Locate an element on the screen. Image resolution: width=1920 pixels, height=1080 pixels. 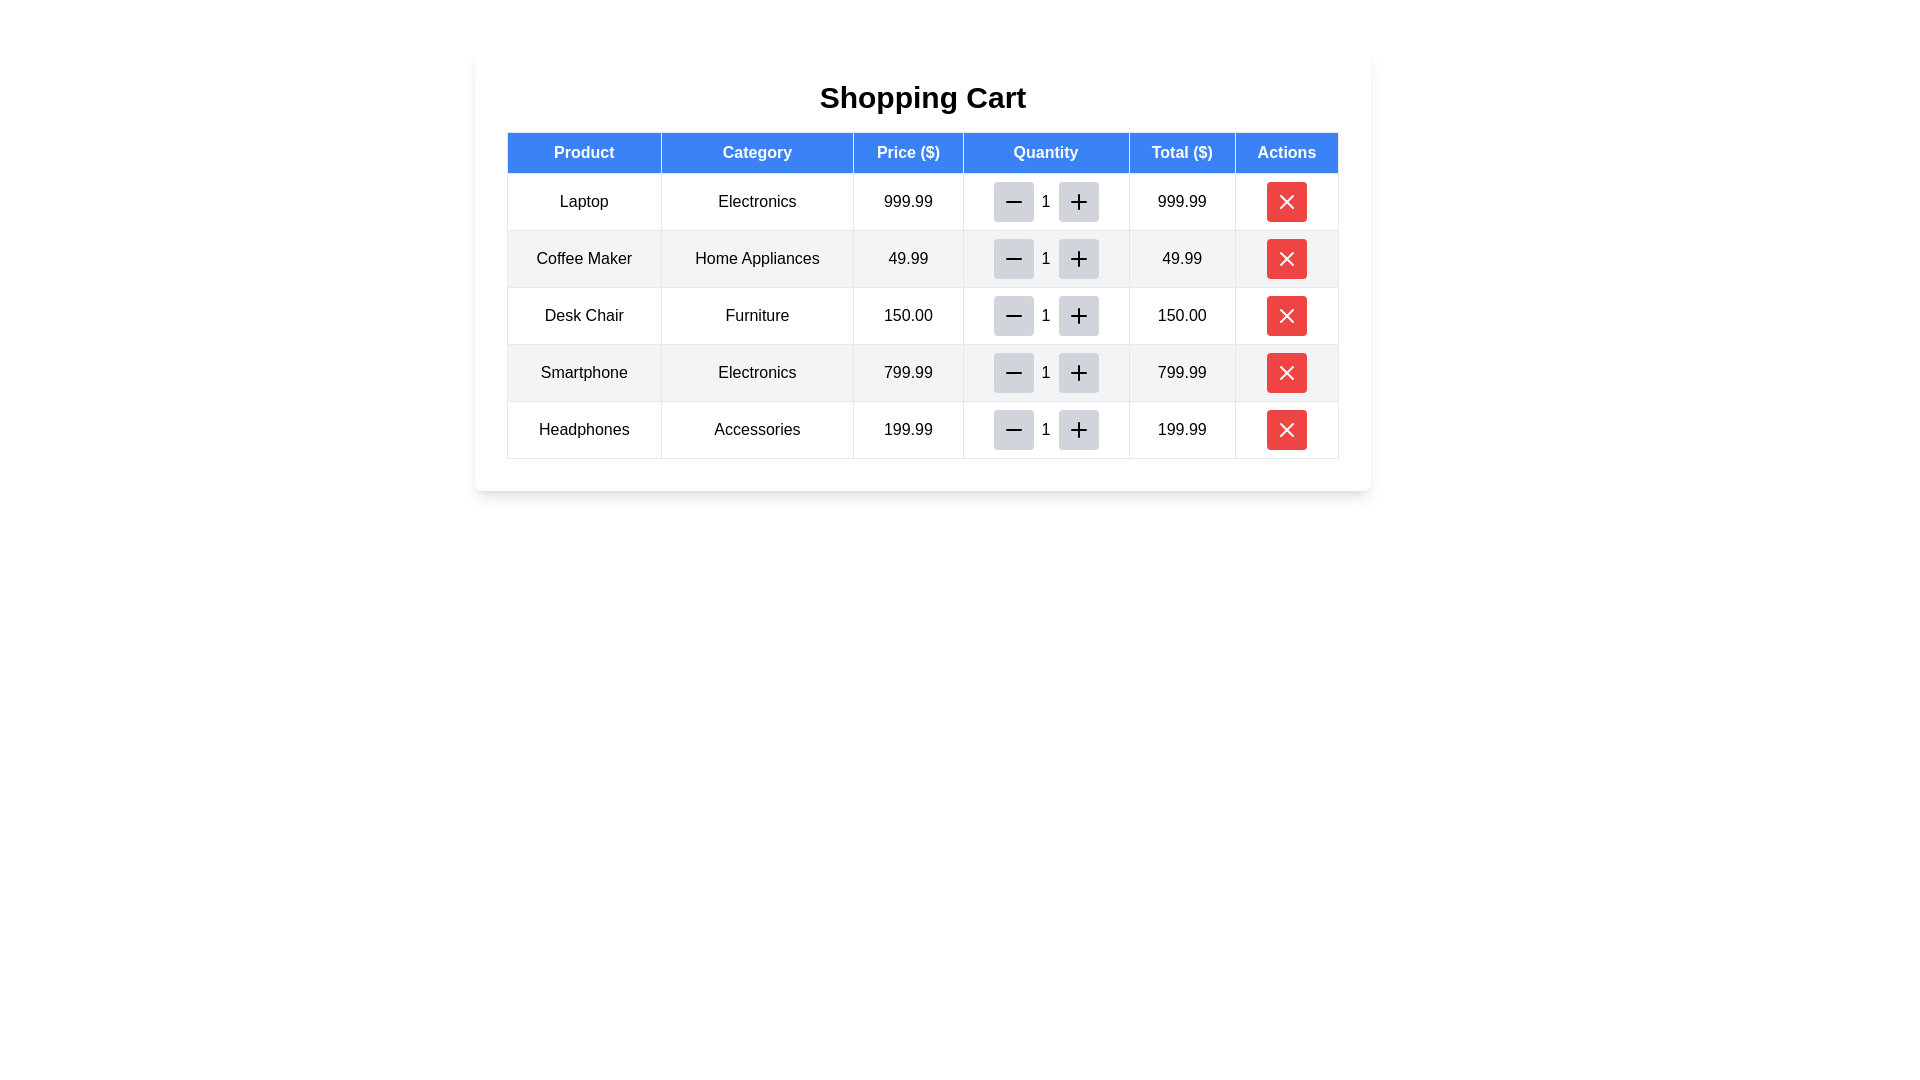
the fourth button in the 'Actions' column of the table to observe the hover state effect is located at coordinates (1286, 315).